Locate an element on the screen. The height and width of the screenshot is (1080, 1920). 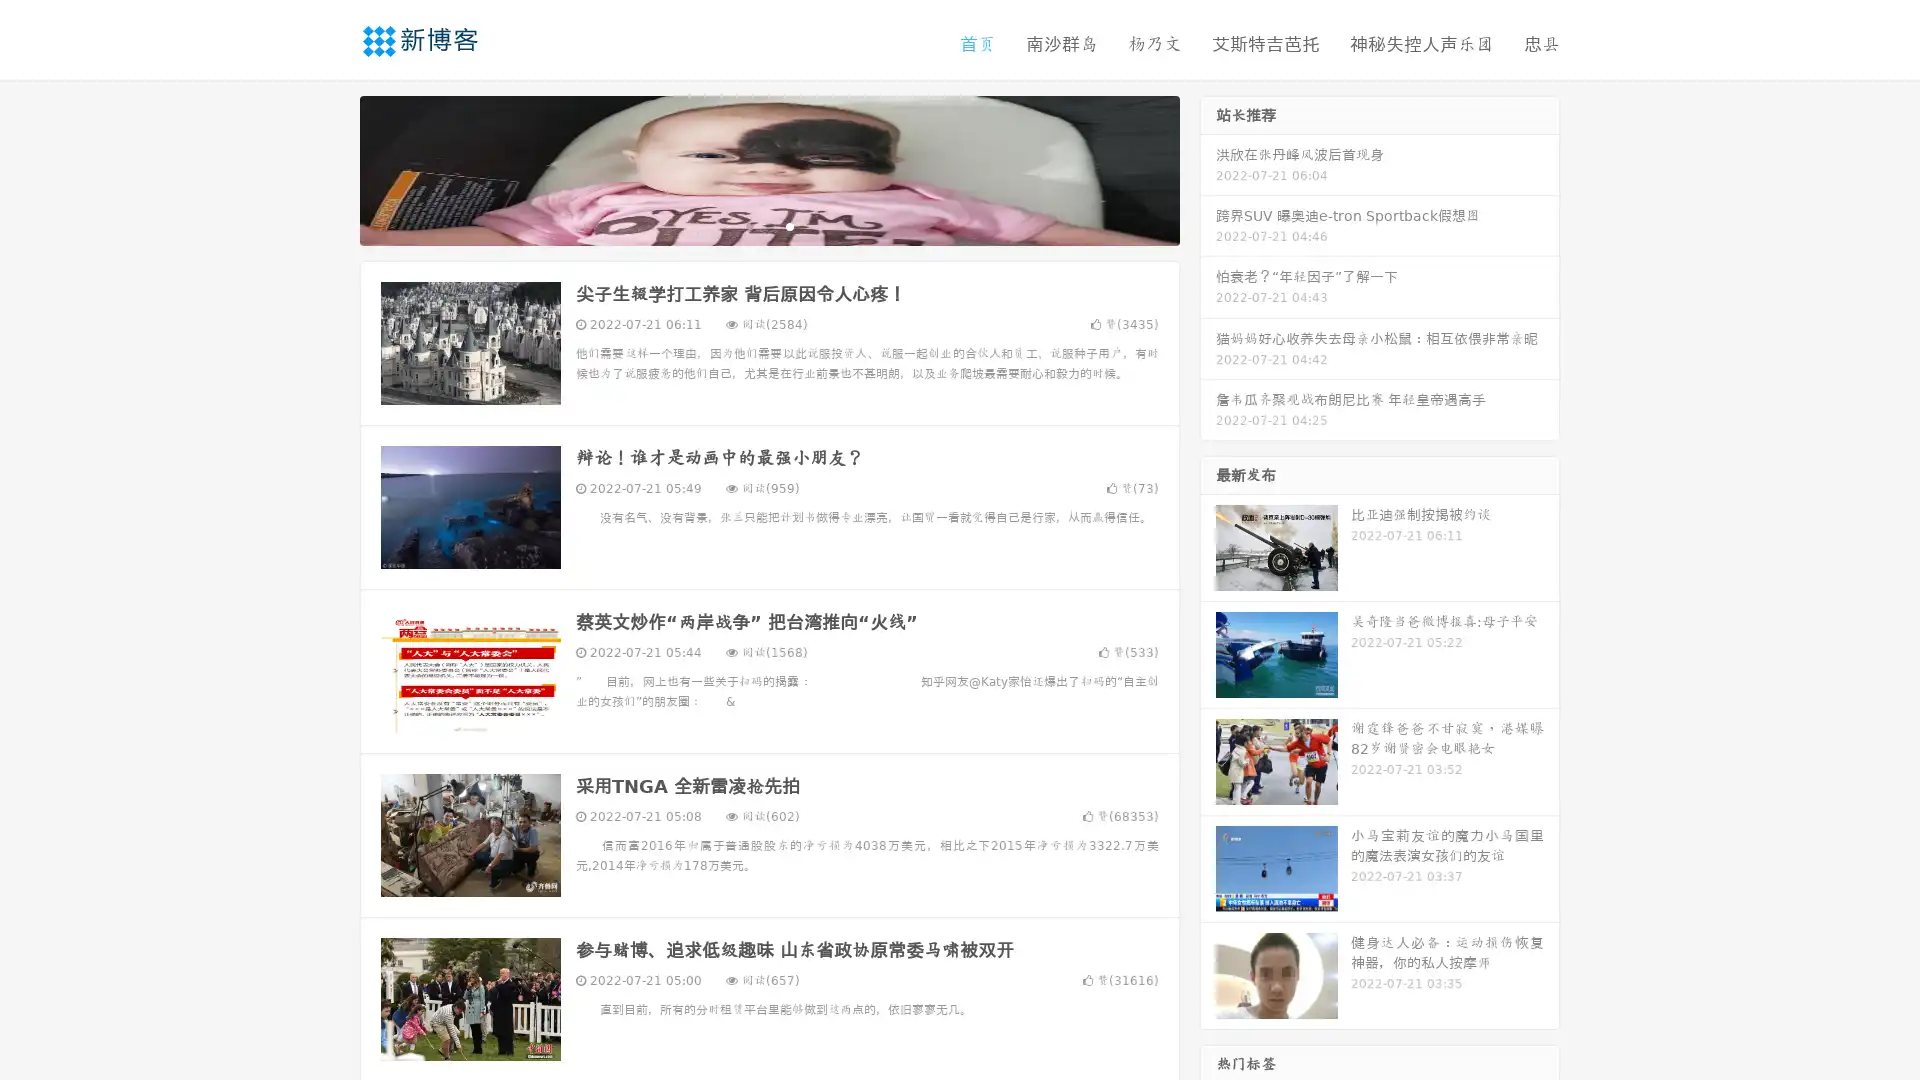
Go to slide 3 is located at coordinates (789, 225).